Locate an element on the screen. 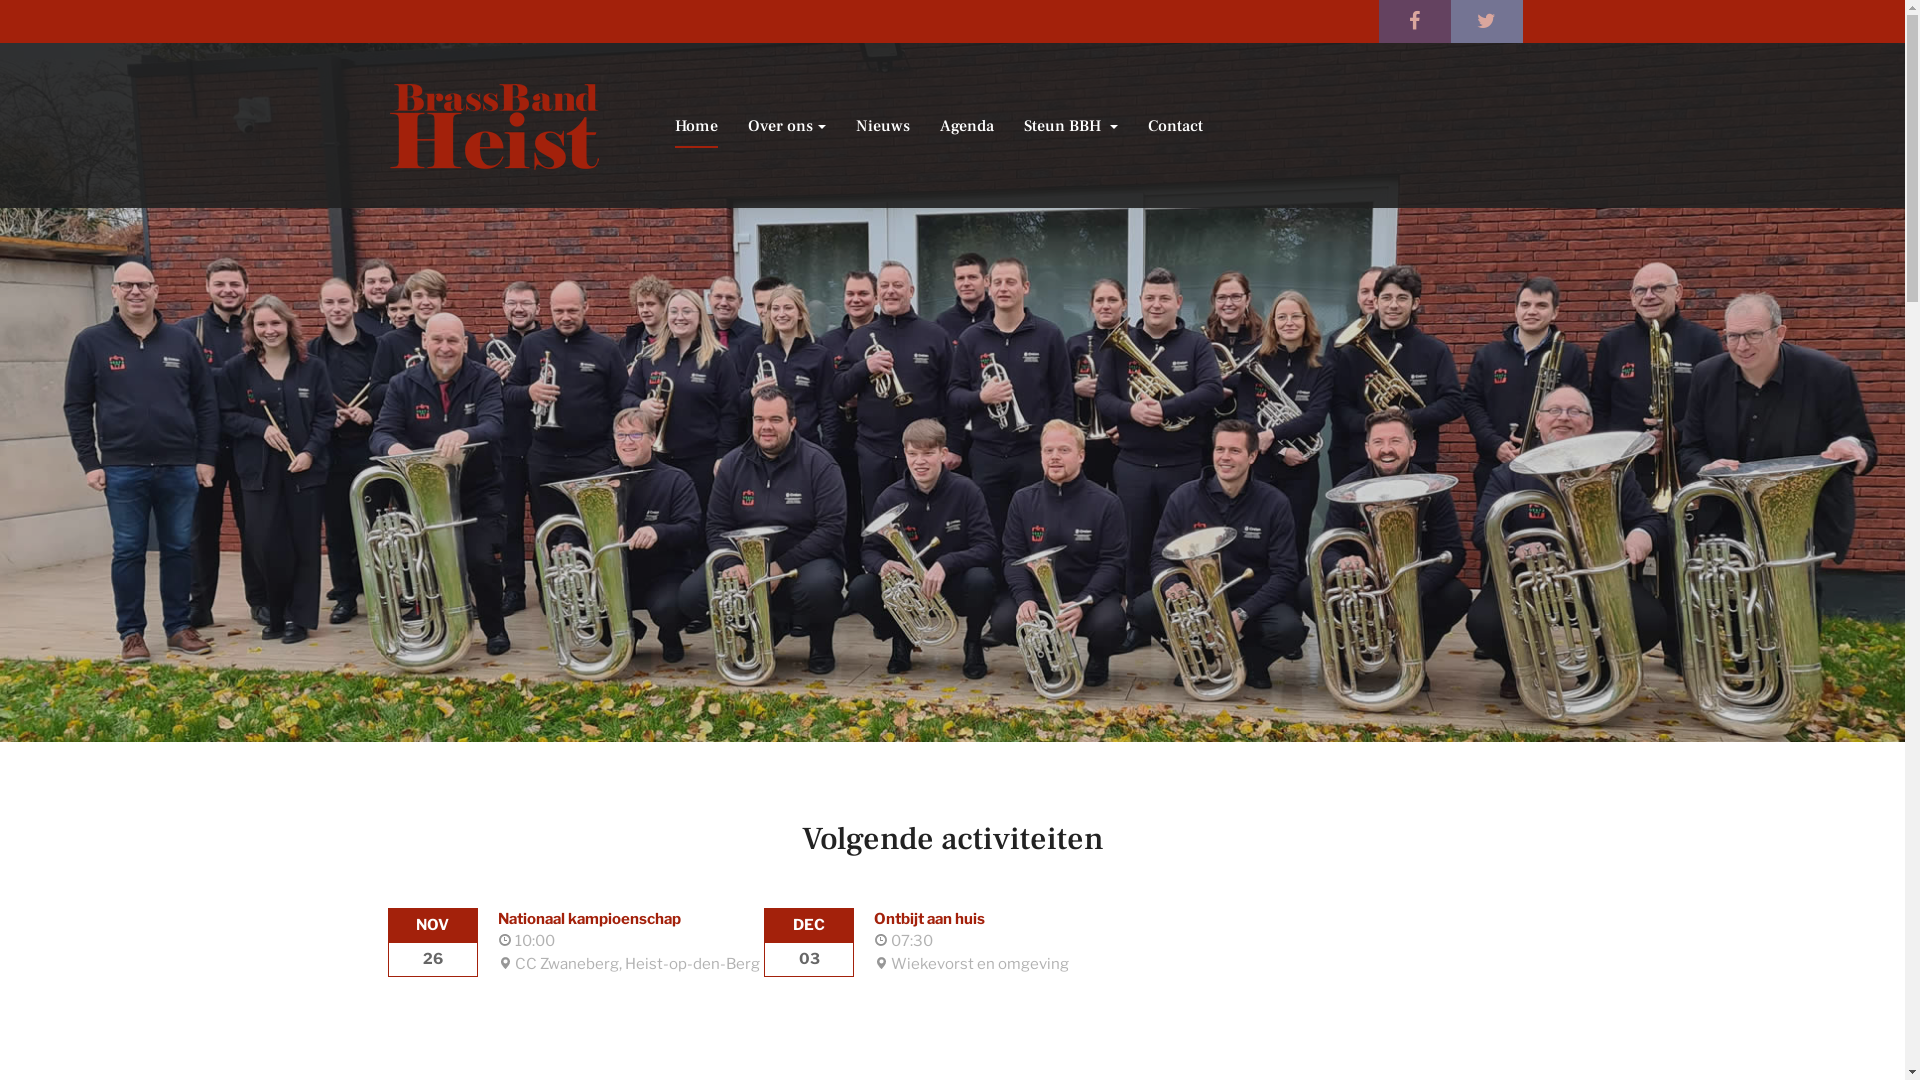 This screenshot has height=1080, width=1920. 'Ontbijt aan huis' is located at coordinates (873, 918).